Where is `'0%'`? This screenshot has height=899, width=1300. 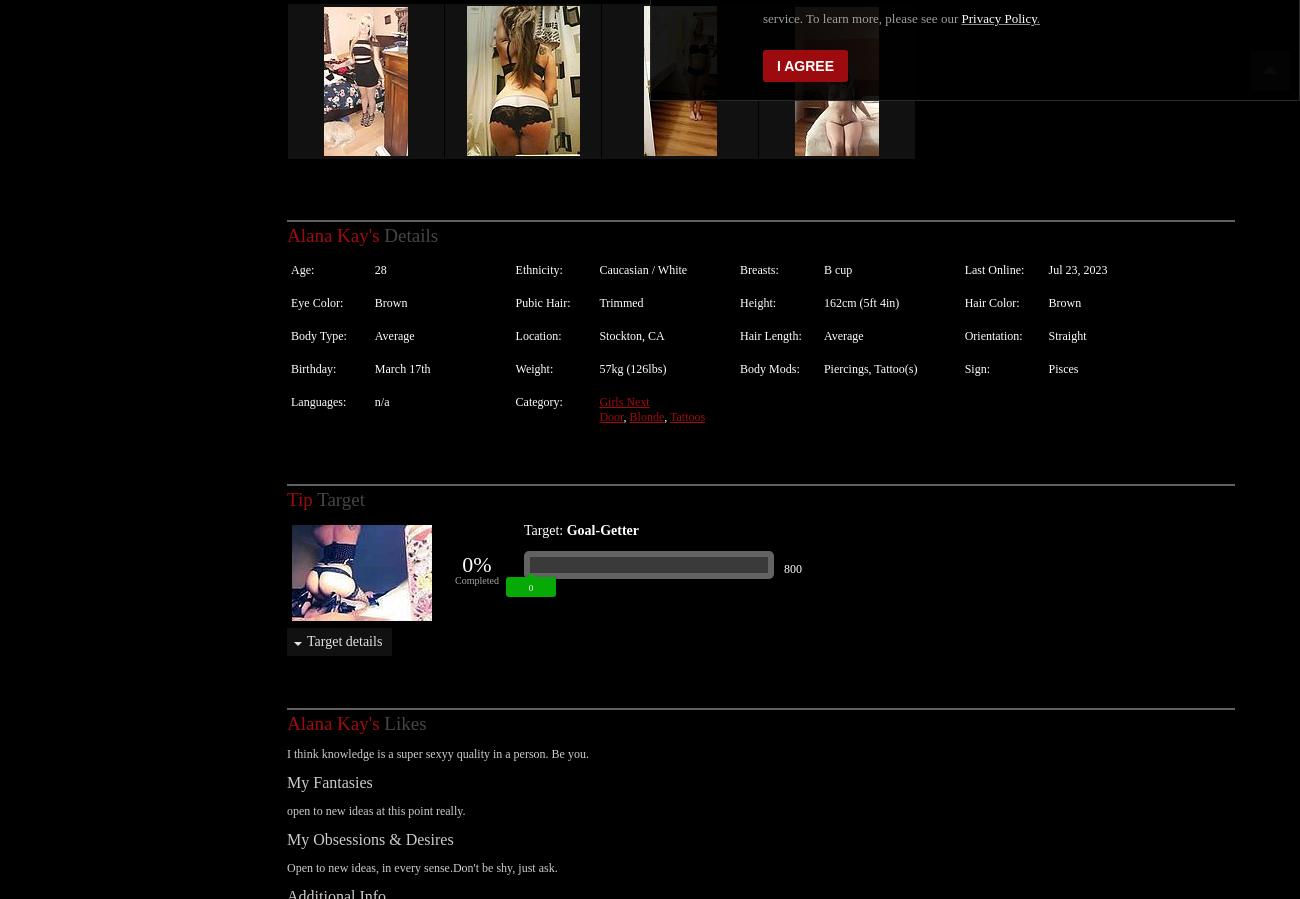 '0%' is located at coordinates (475, 542).